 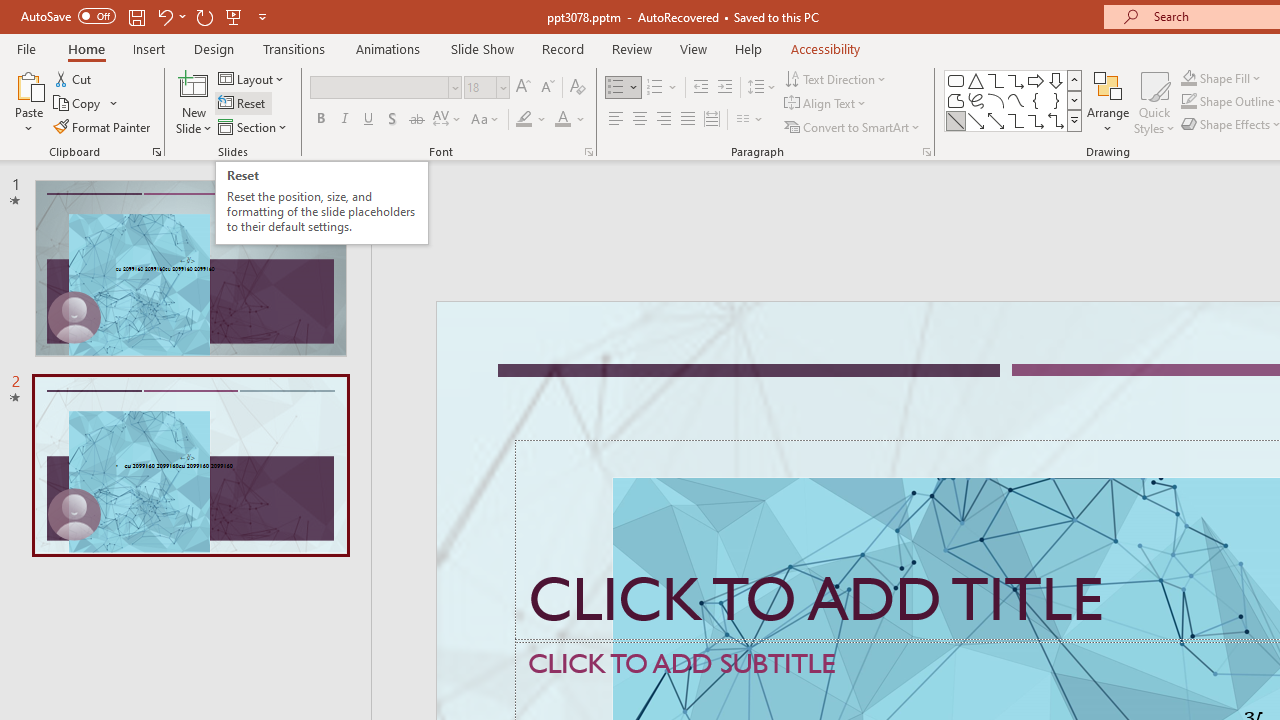 What do you see at coordinates (1036, 80) in the screenshot?
I see `'Arrow: Right'` at bounding box center [1036, 80].